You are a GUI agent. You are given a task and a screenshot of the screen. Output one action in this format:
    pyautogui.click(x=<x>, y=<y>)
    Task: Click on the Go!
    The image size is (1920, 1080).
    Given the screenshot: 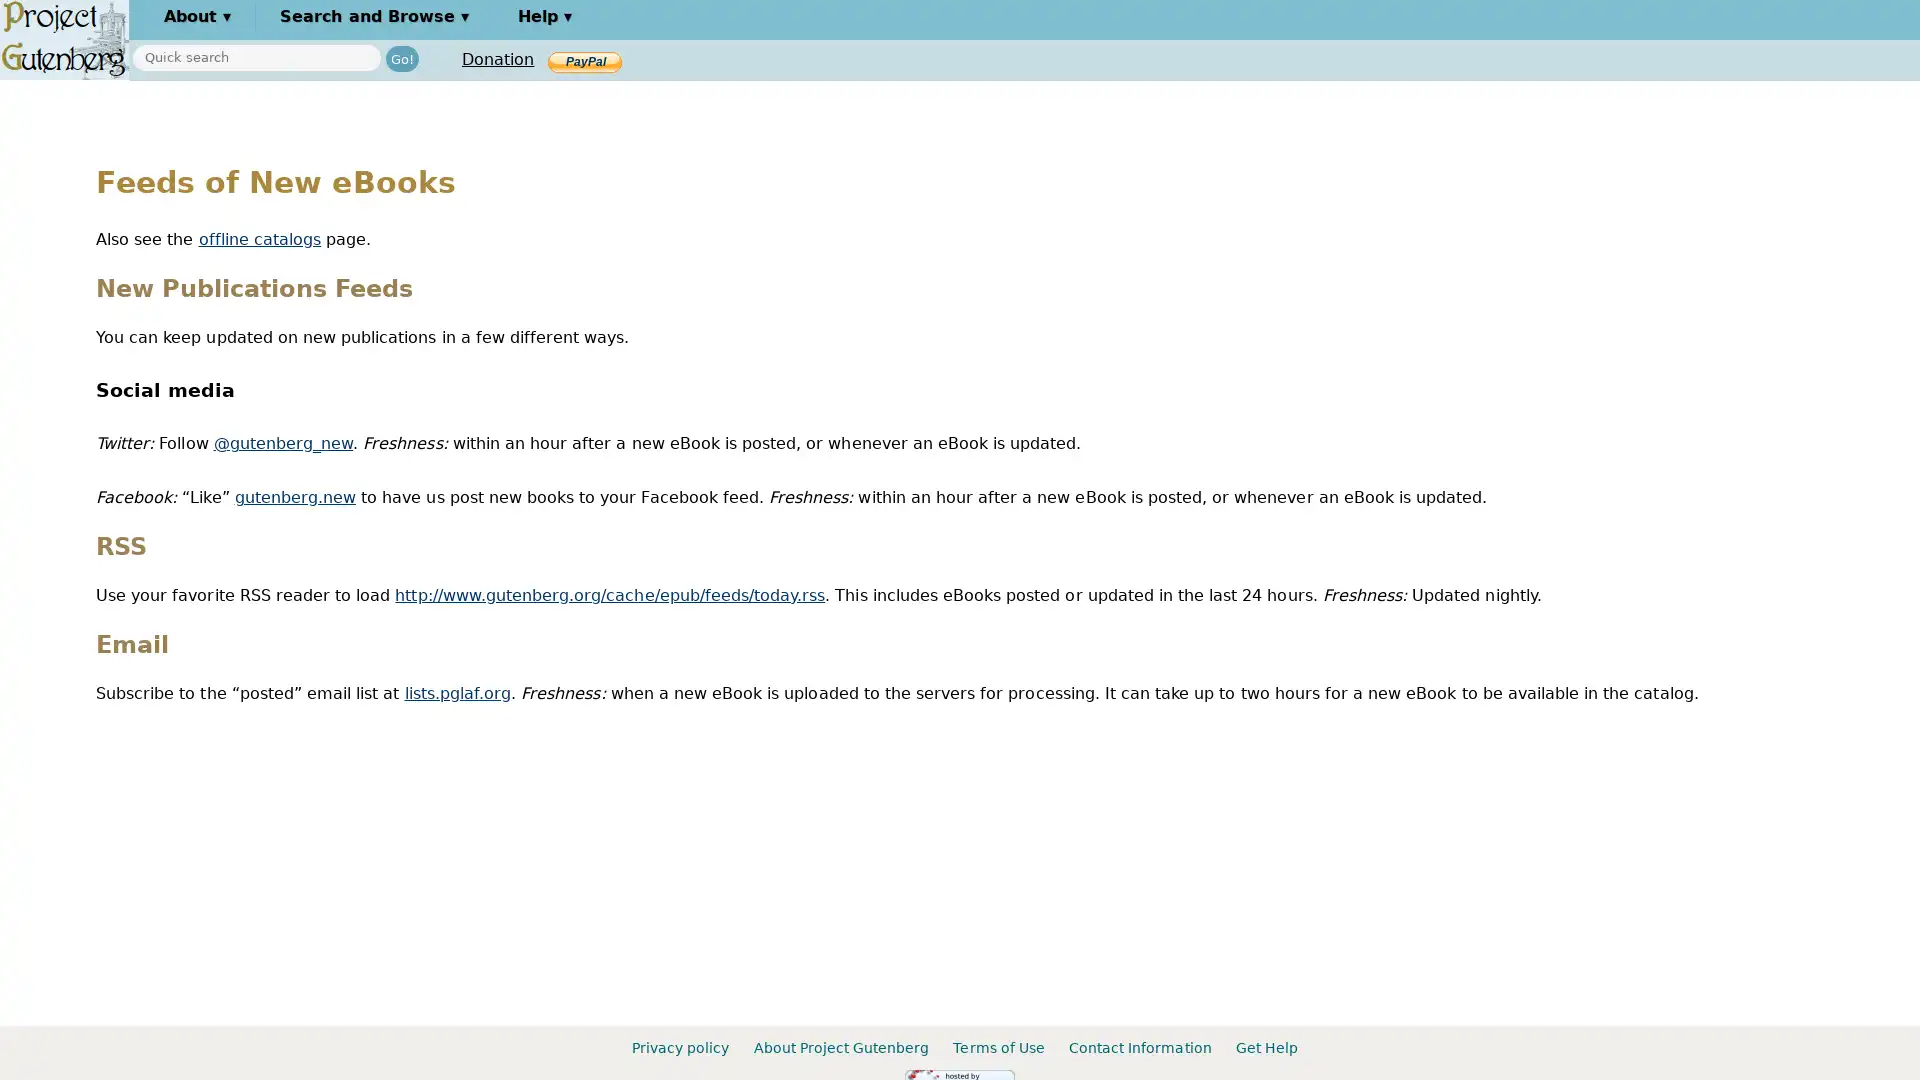 What is the action you would take?
    pyautogui.click(x=401, y=57)
    